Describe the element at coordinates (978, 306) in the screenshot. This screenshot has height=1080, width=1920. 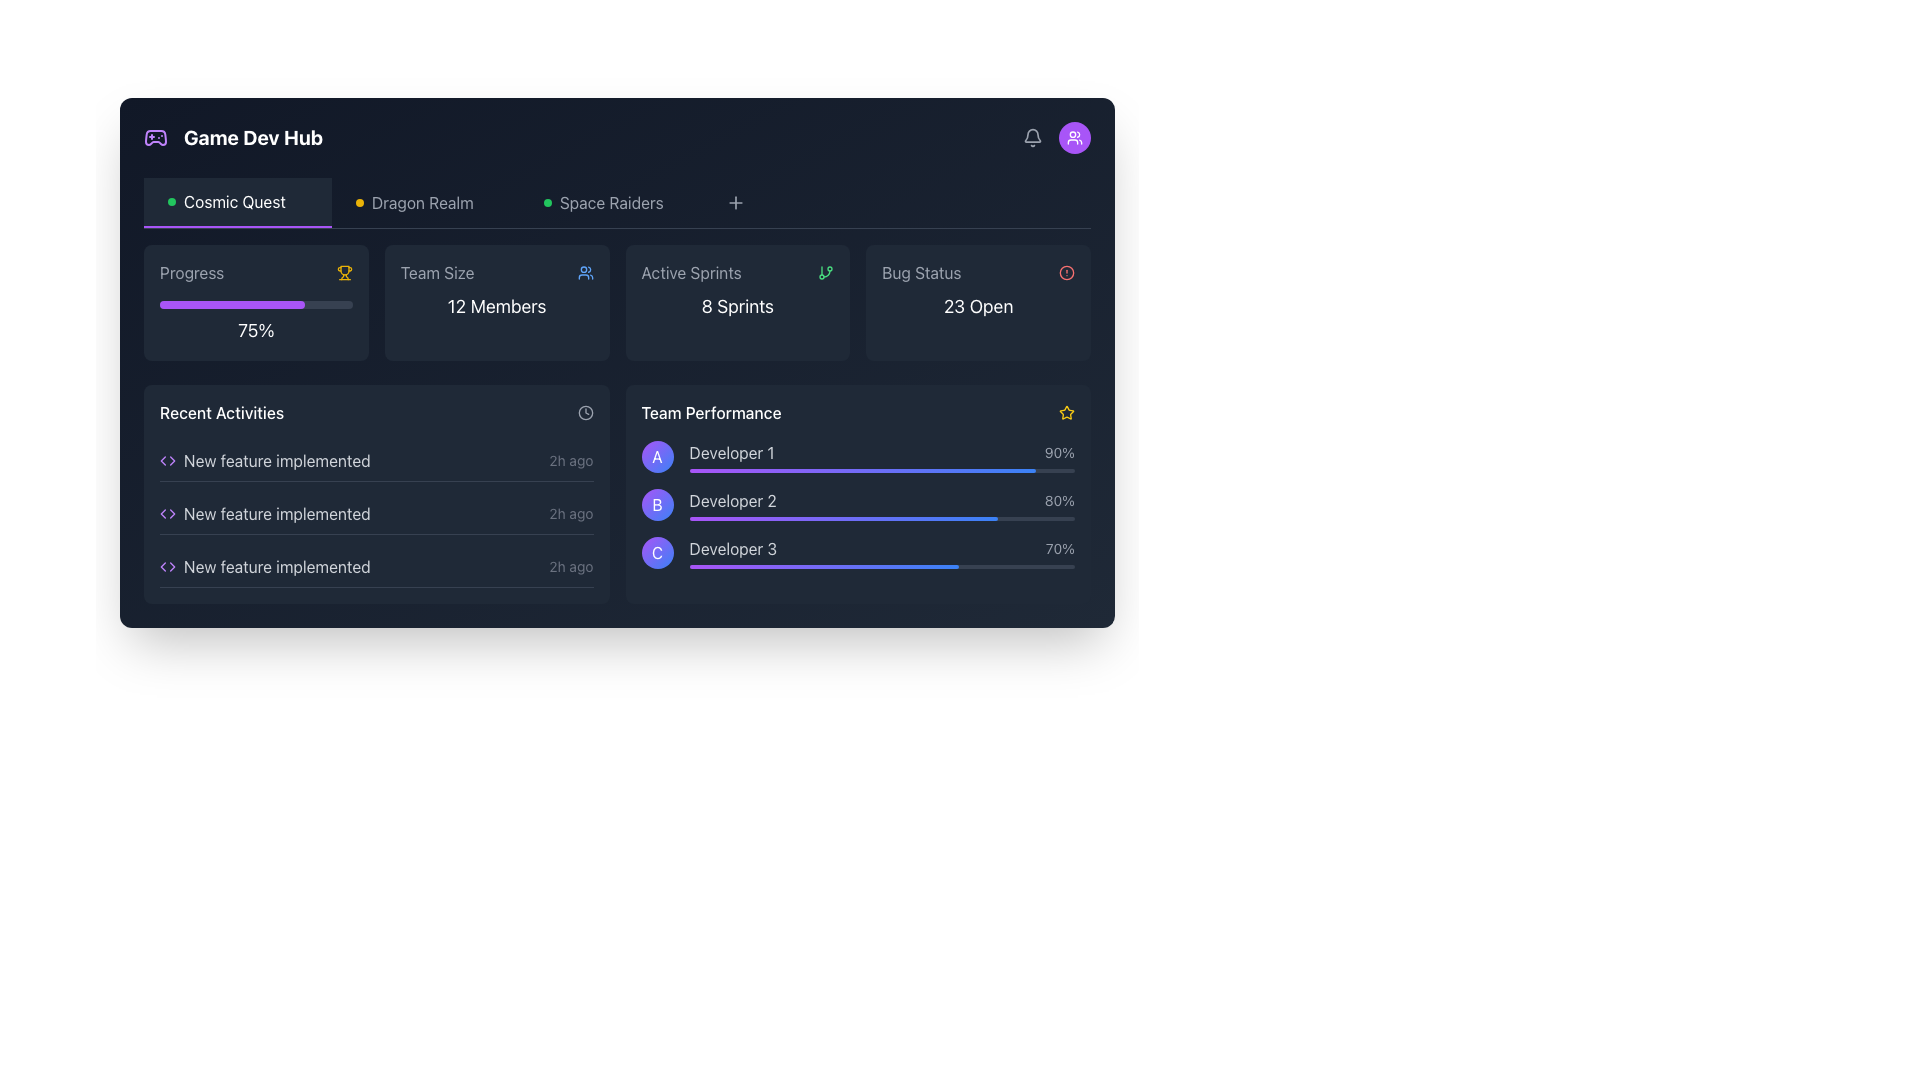
I see `the text label displaying '23 Open' in white text, which is located in the 'Bug Status' section at the top-right corner of the interface` at that location.